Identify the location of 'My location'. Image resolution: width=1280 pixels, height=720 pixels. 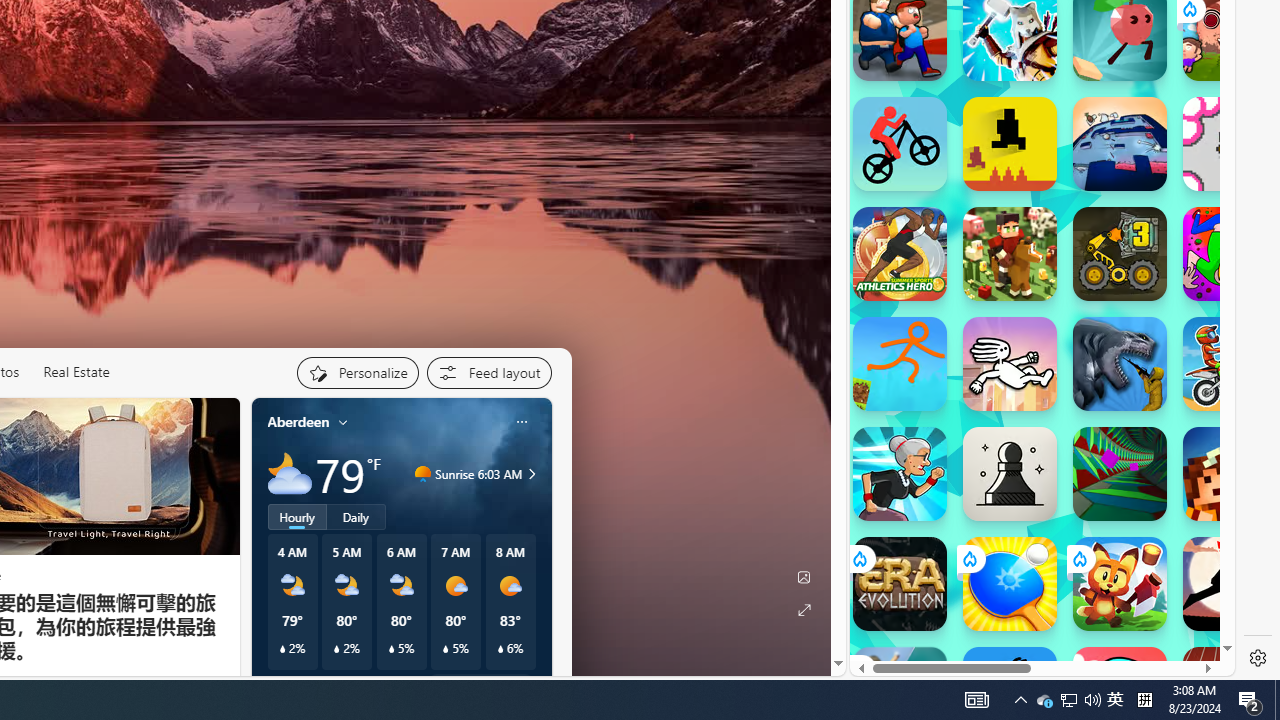
(343, 420).